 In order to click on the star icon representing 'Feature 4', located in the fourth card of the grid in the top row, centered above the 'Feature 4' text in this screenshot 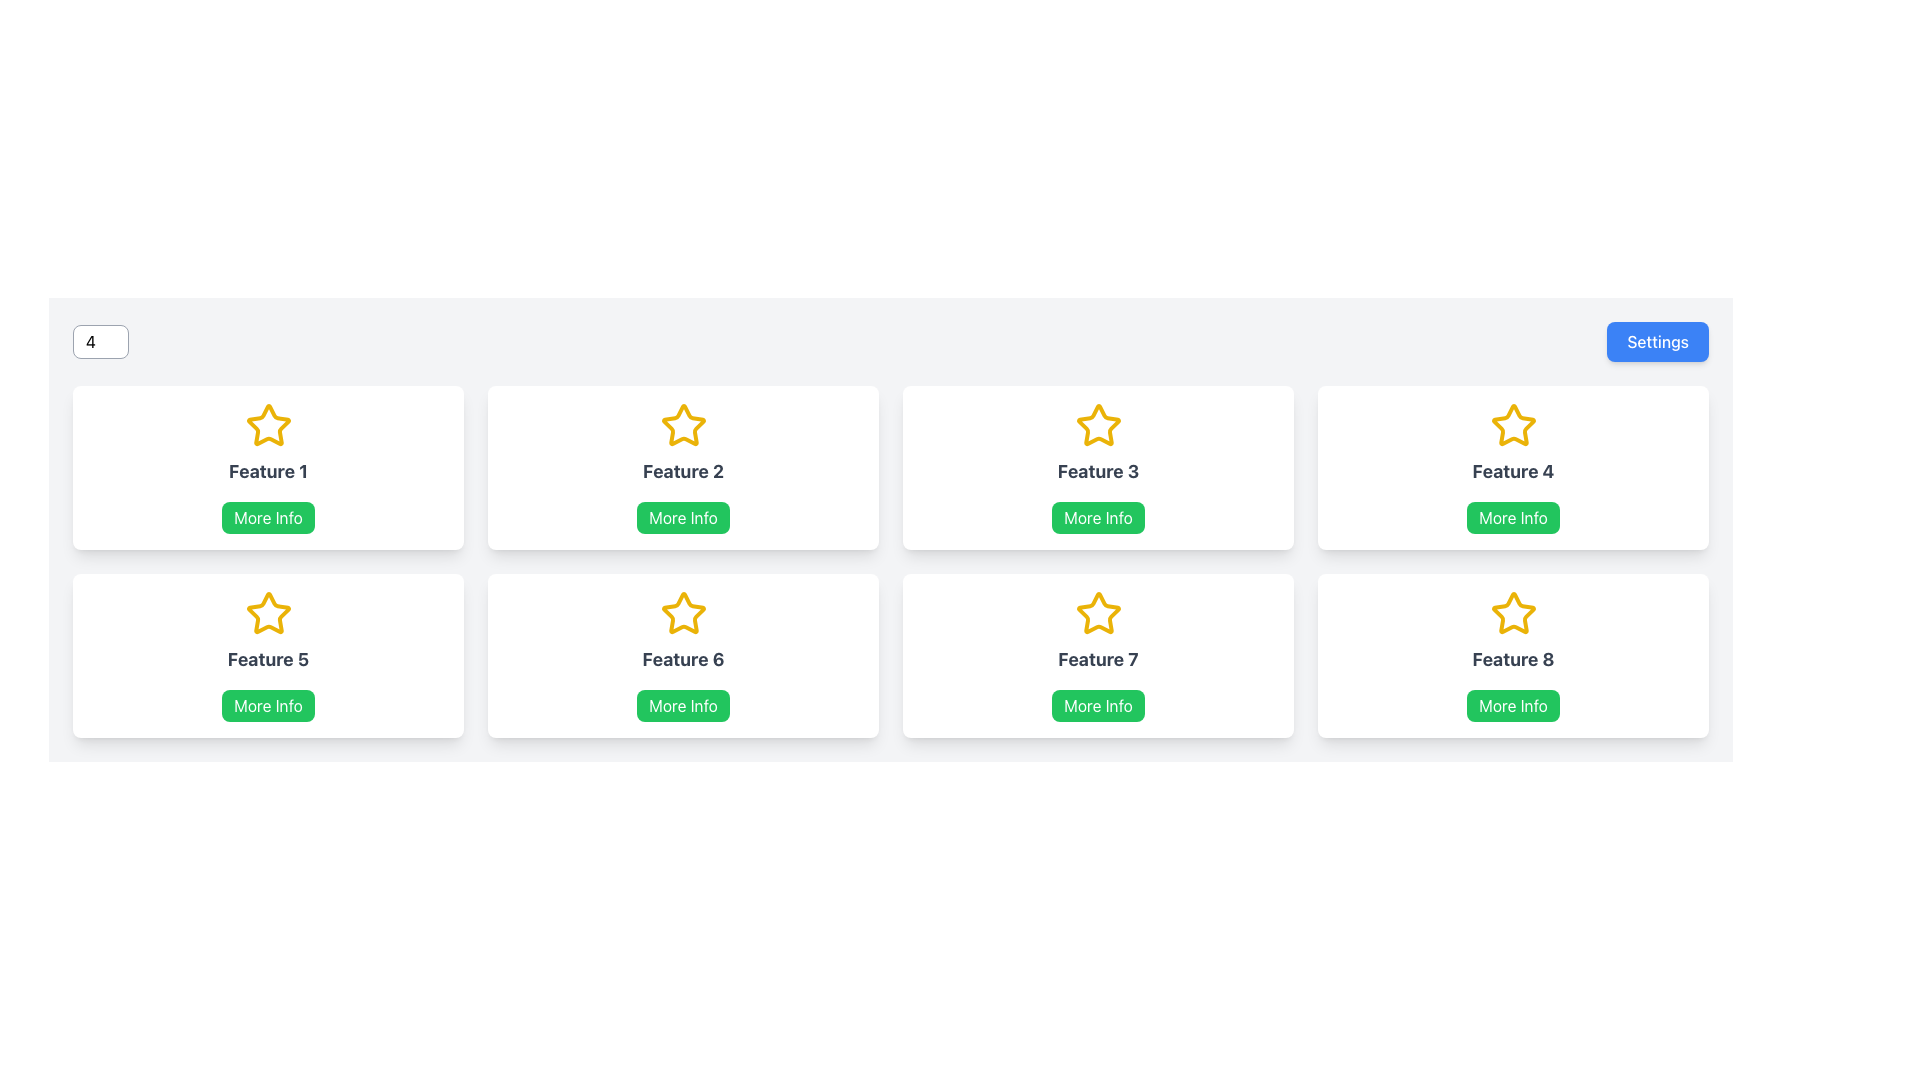, I will do `click(1513, 424)`.